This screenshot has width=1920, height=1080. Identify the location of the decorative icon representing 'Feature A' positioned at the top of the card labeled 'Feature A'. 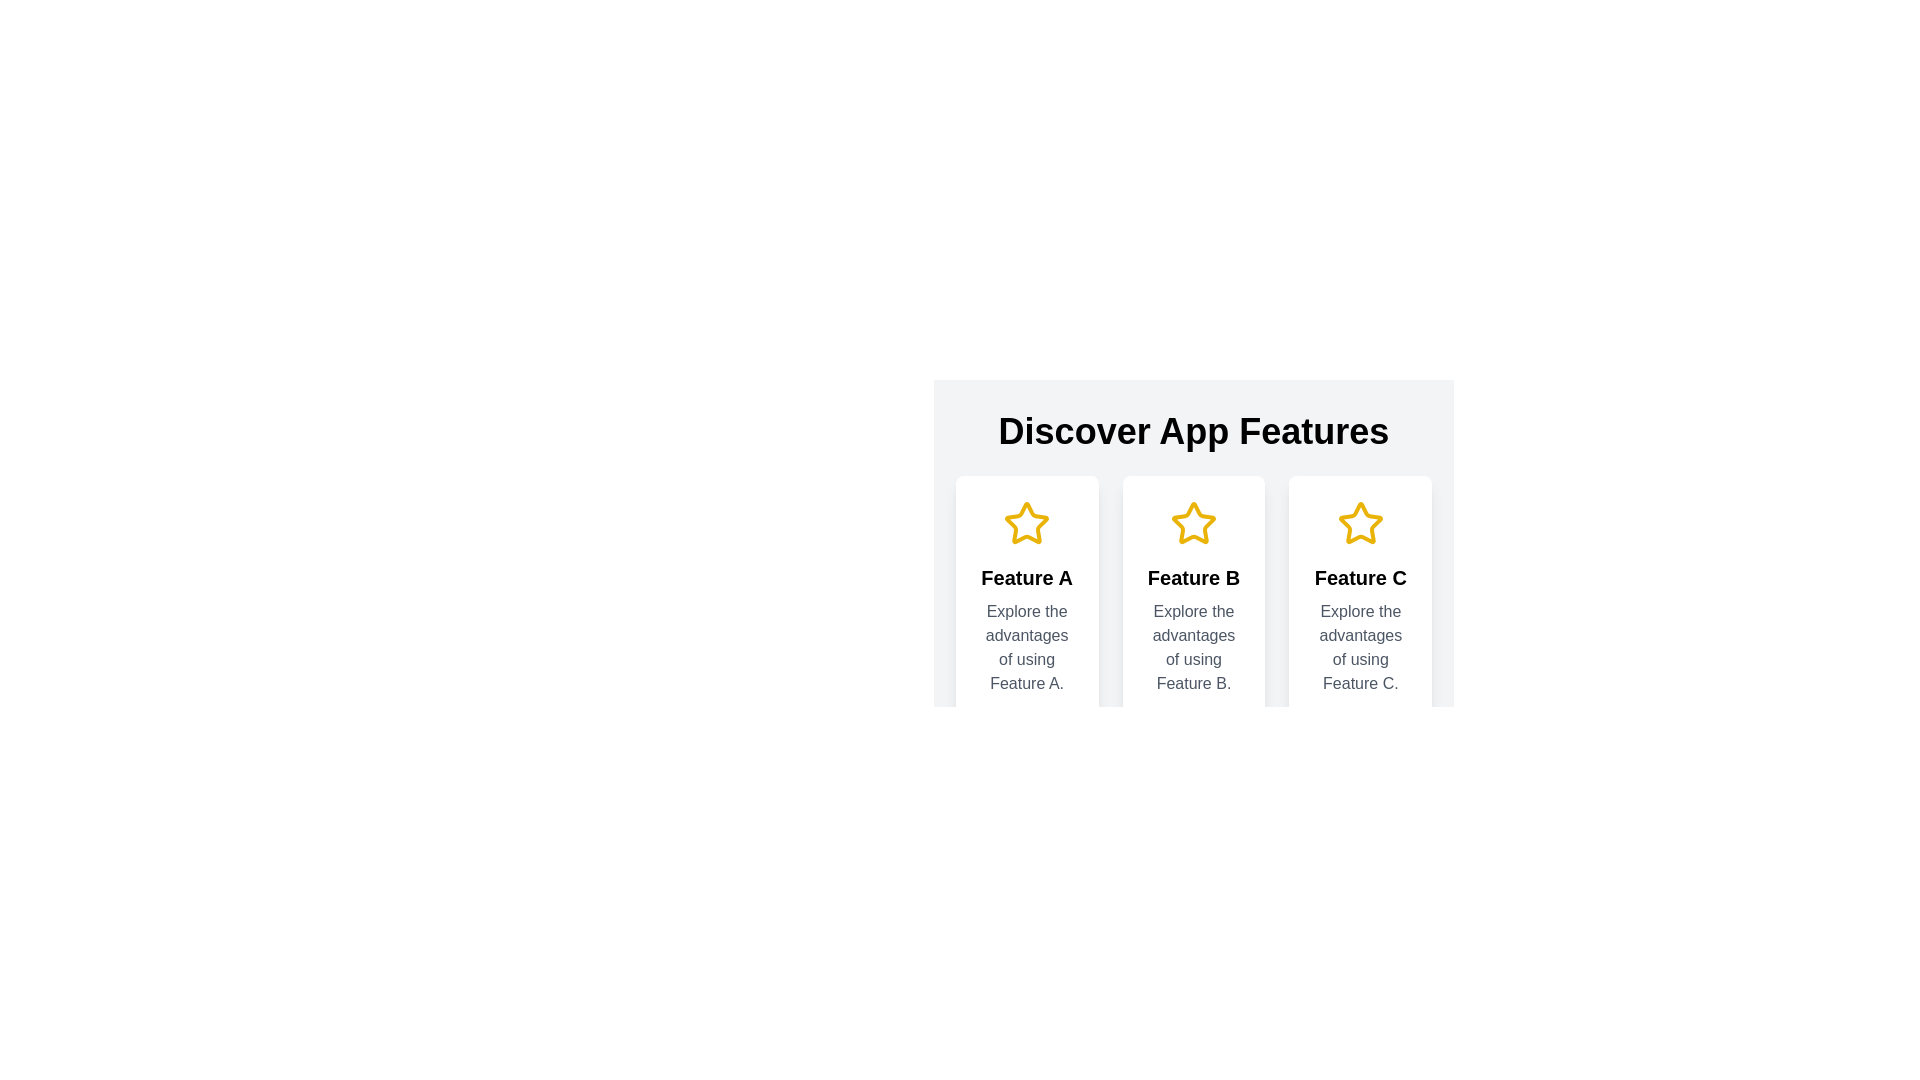
(1027, 523).